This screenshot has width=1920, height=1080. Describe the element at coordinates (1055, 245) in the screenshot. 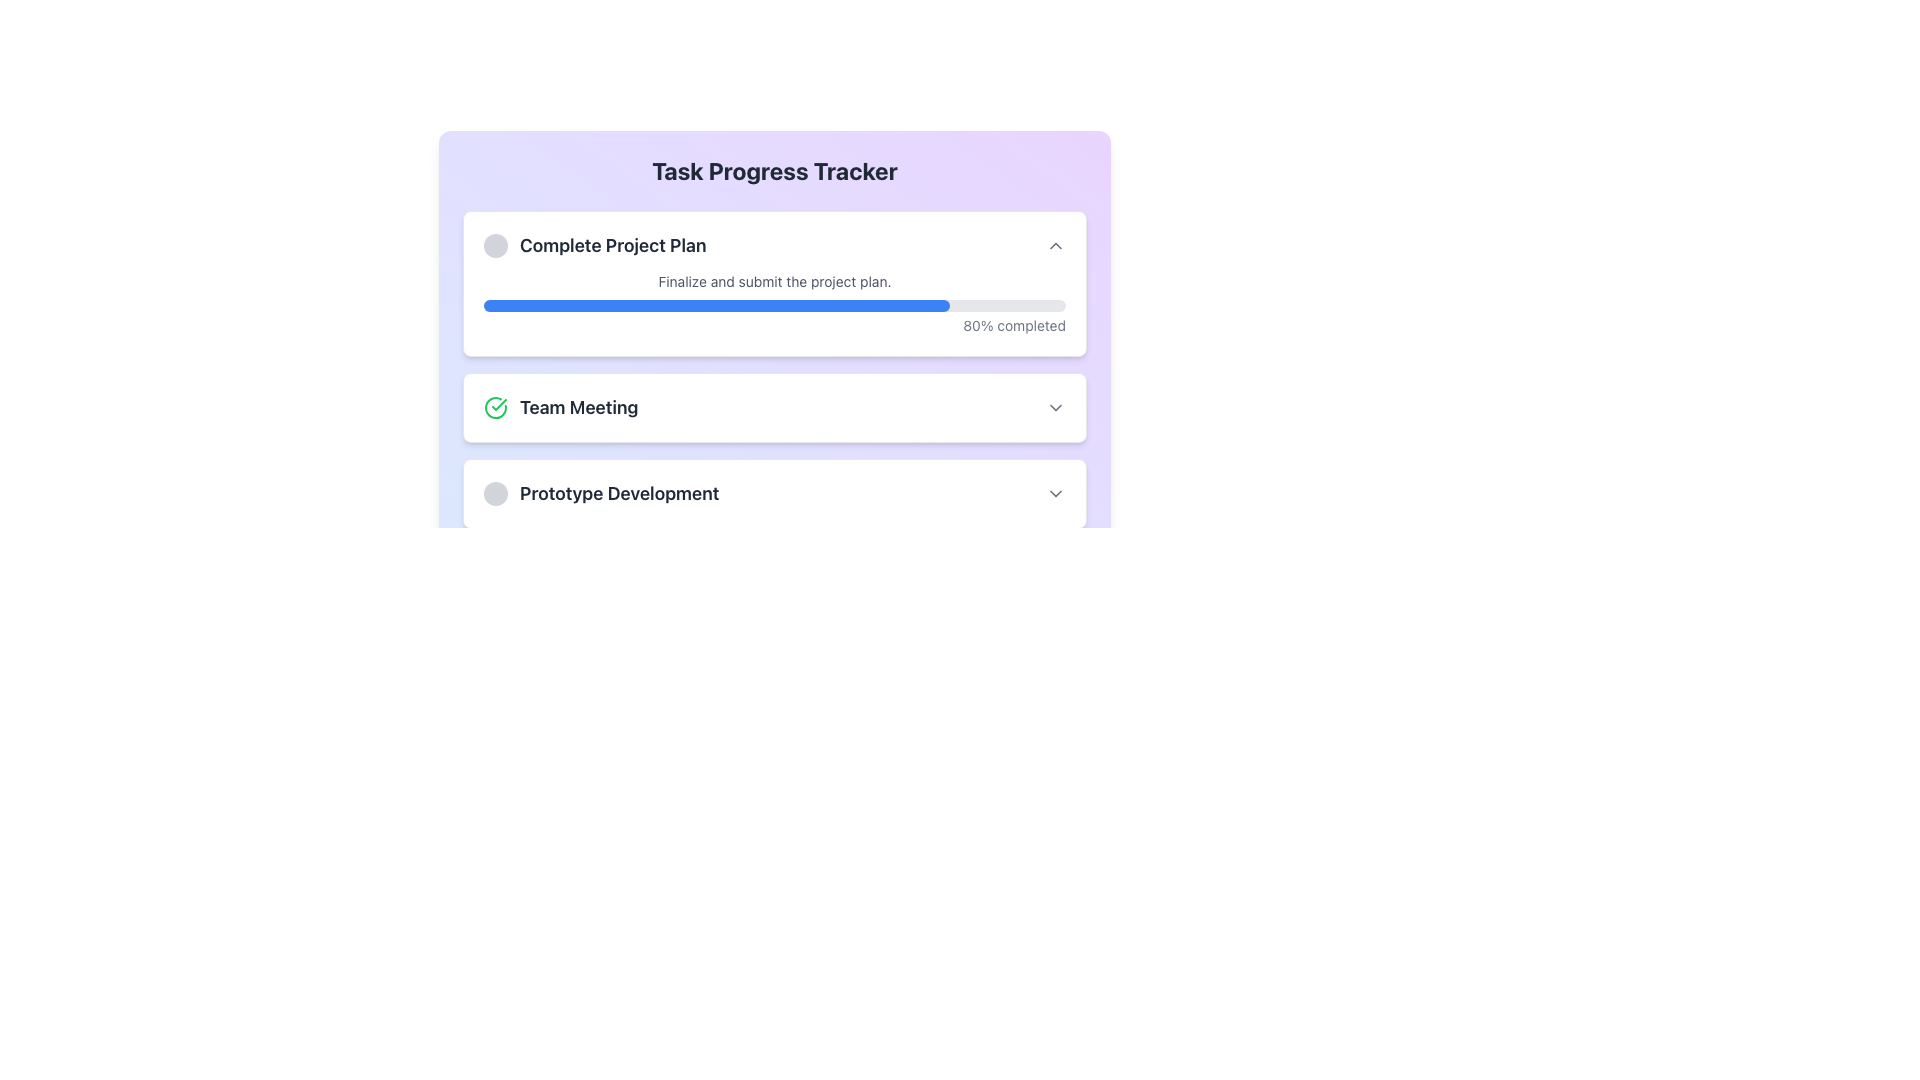

I see `the toggle button located to the far right of the 'Complete Project Plan' text` at that location.